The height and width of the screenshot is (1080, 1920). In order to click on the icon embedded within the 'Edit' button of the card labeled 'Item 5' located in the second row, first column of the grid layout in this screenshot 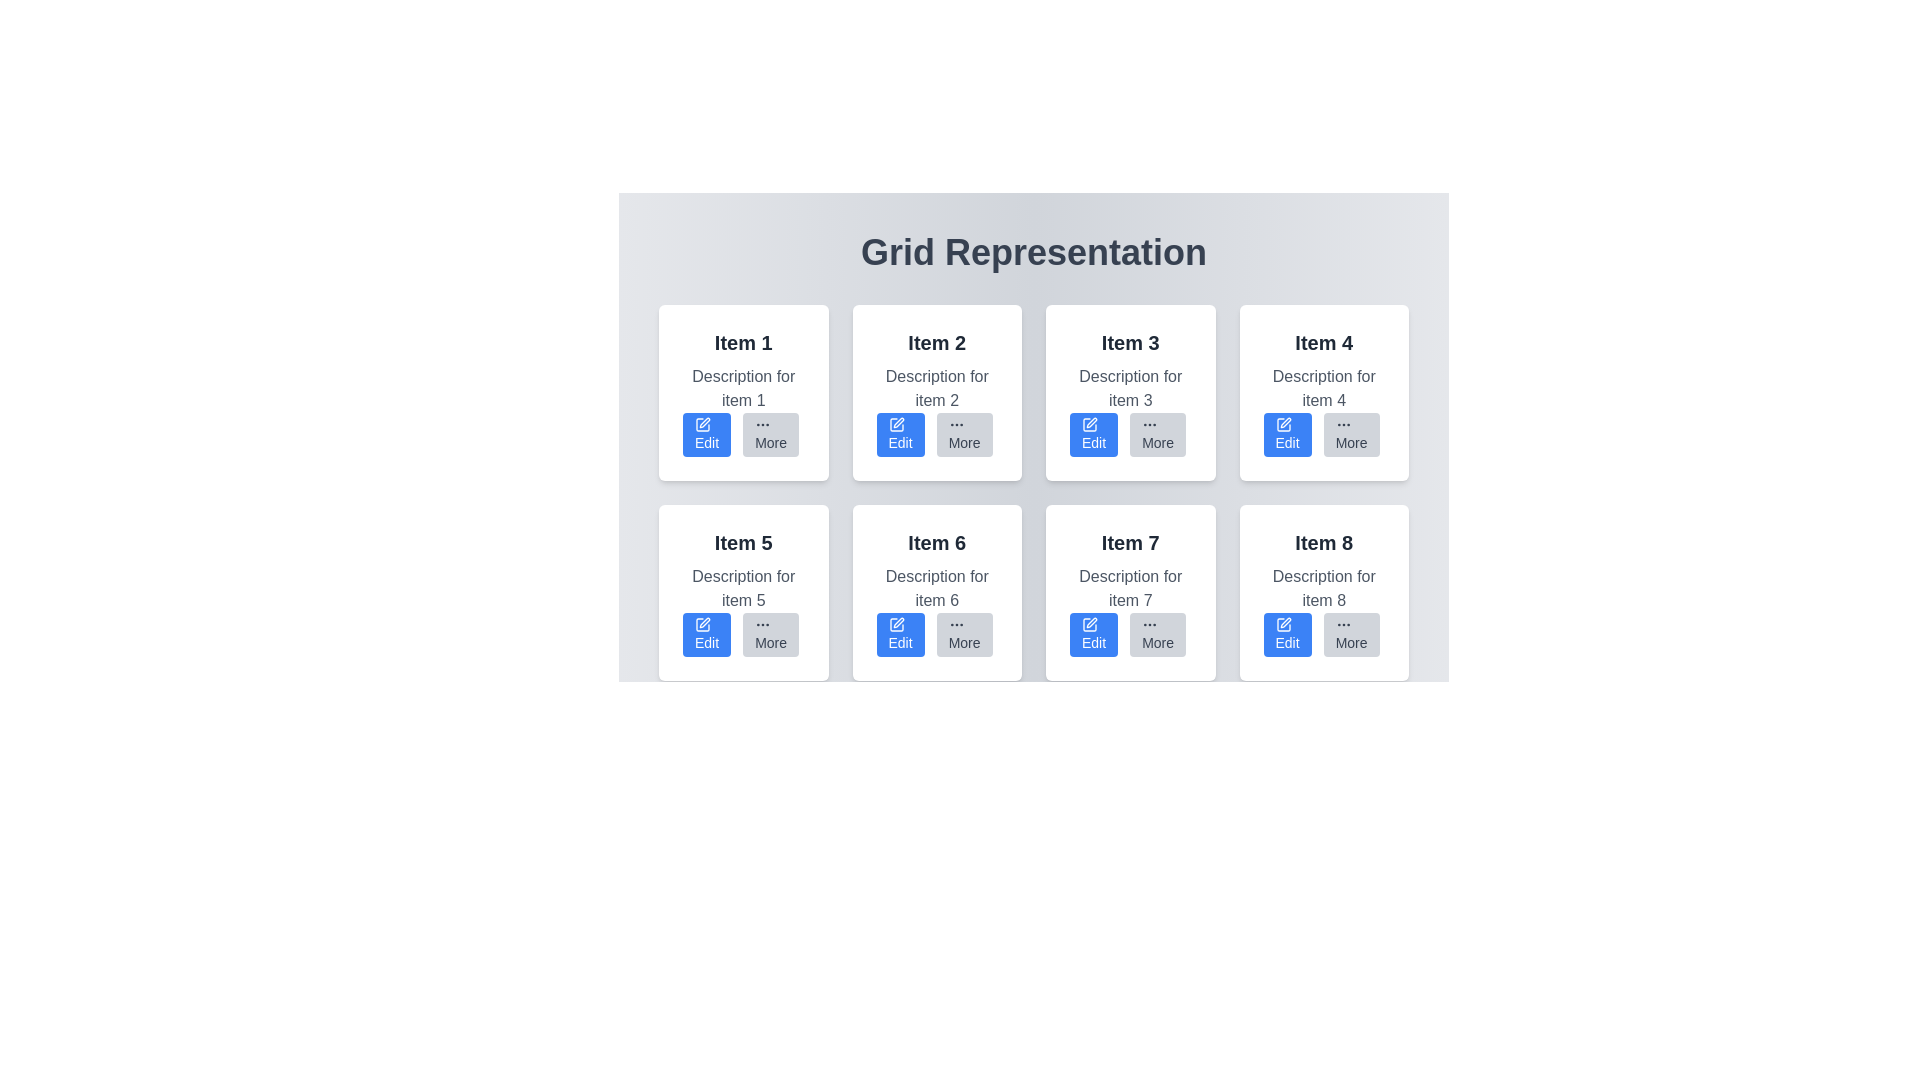, I will do `click(702, 623)`.